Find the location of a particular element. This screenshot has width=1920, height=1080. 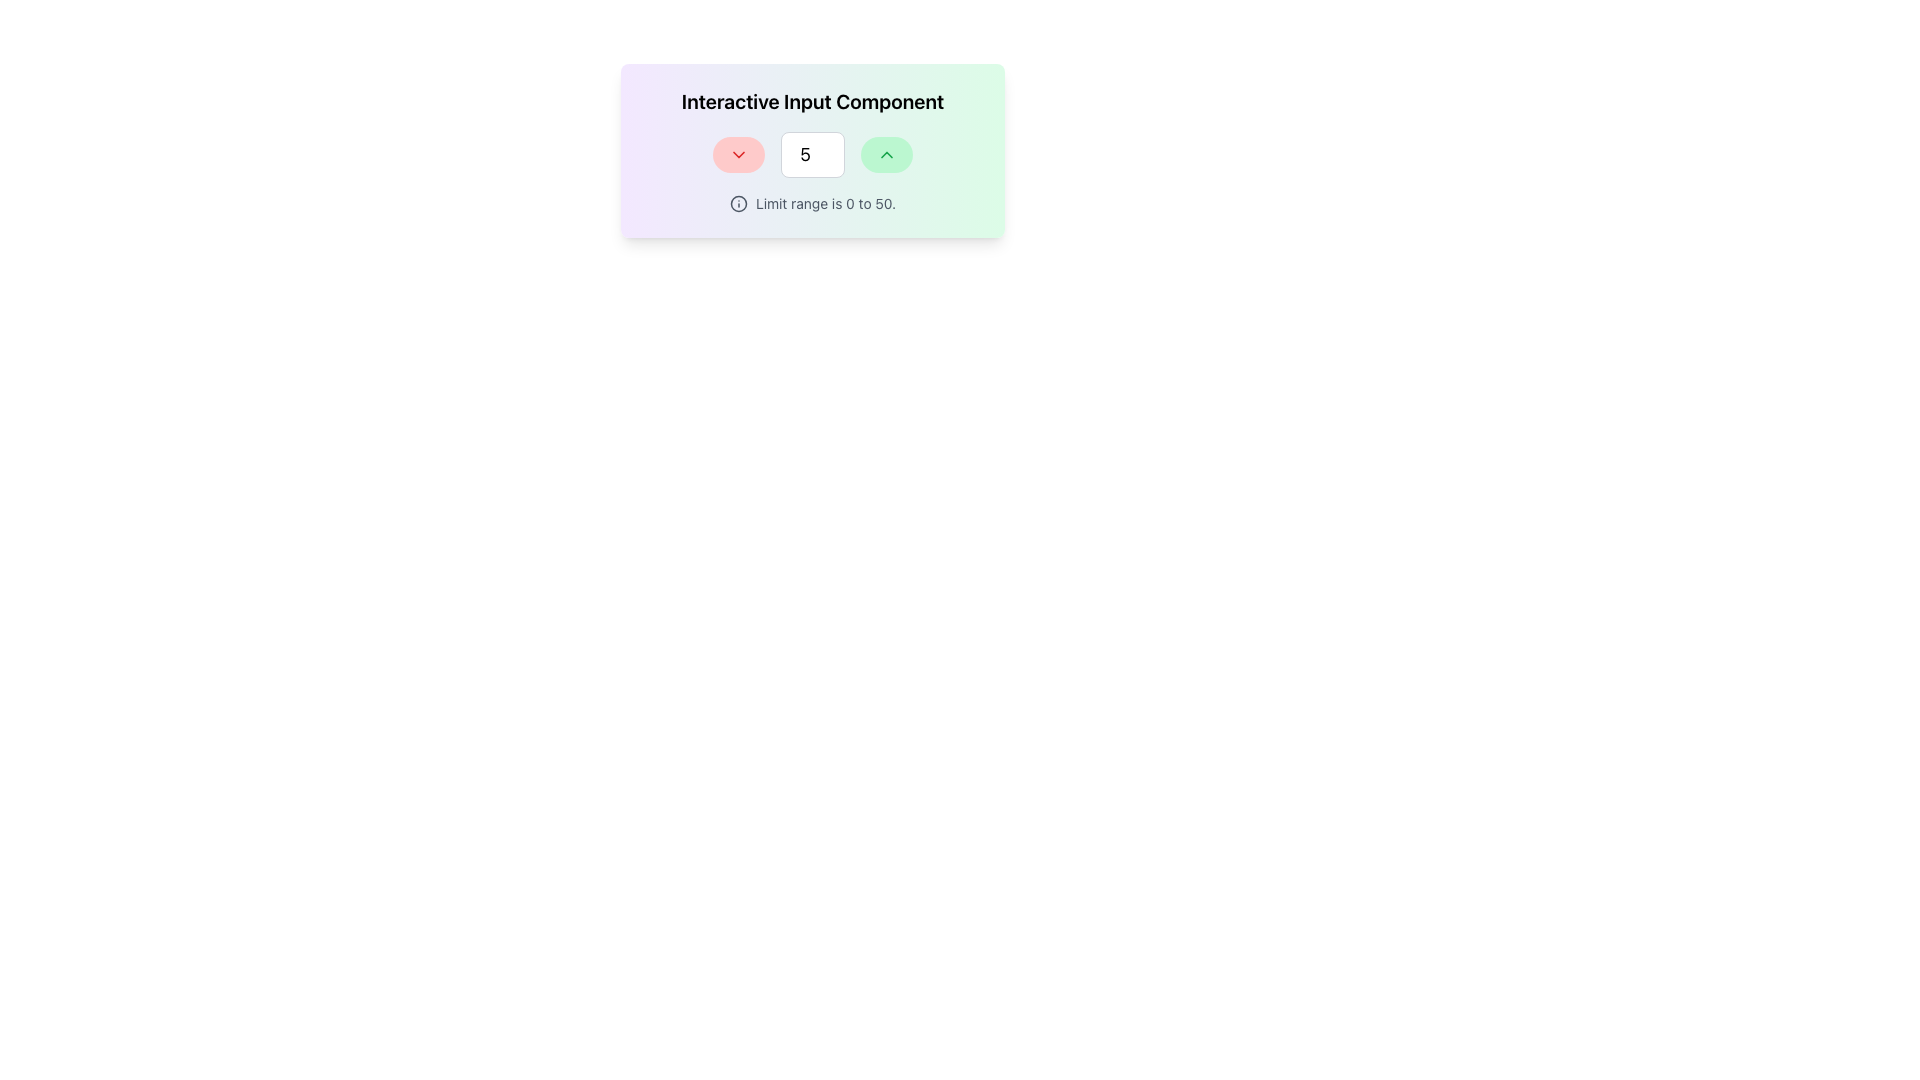

text from the Static Text Header that displays 'Interactive Input Component', which is styled in bold and large font at the top of the interactive input card is located at coordinates (812, 101).